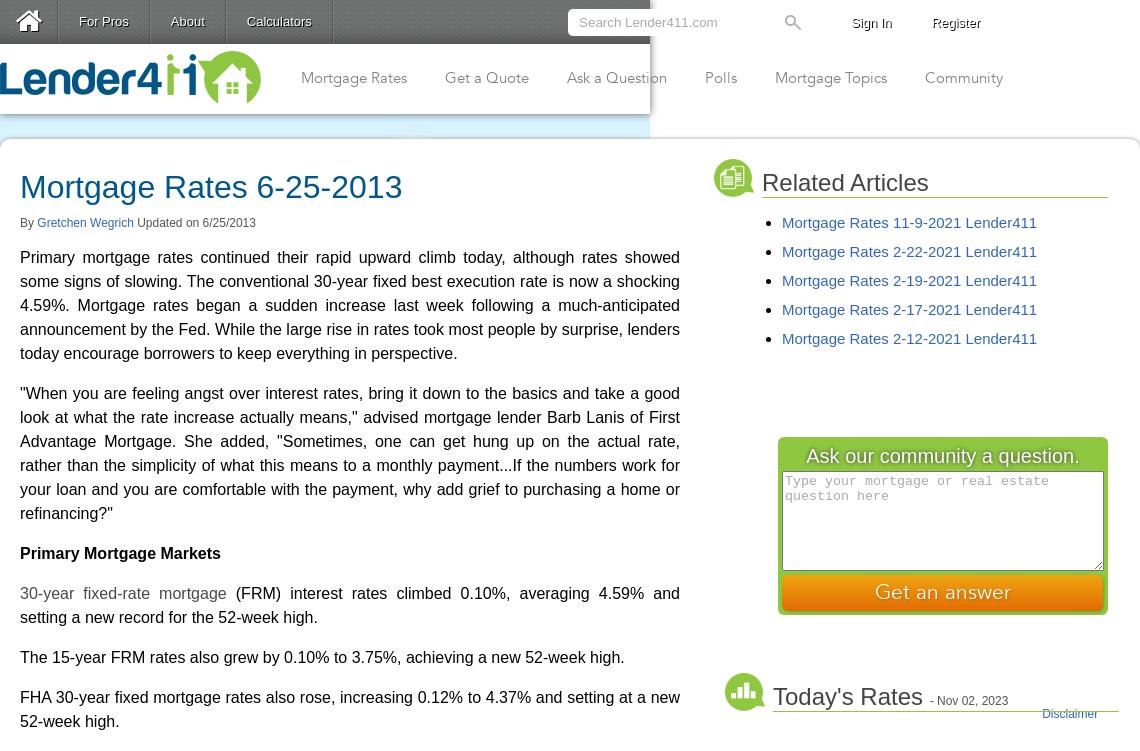 Image resolution: width=1140 pixels, height=751 pixels. Describe the element at coordinates (941, 456) in the screenshot. I see `'Ask our community a question.'` at that location.